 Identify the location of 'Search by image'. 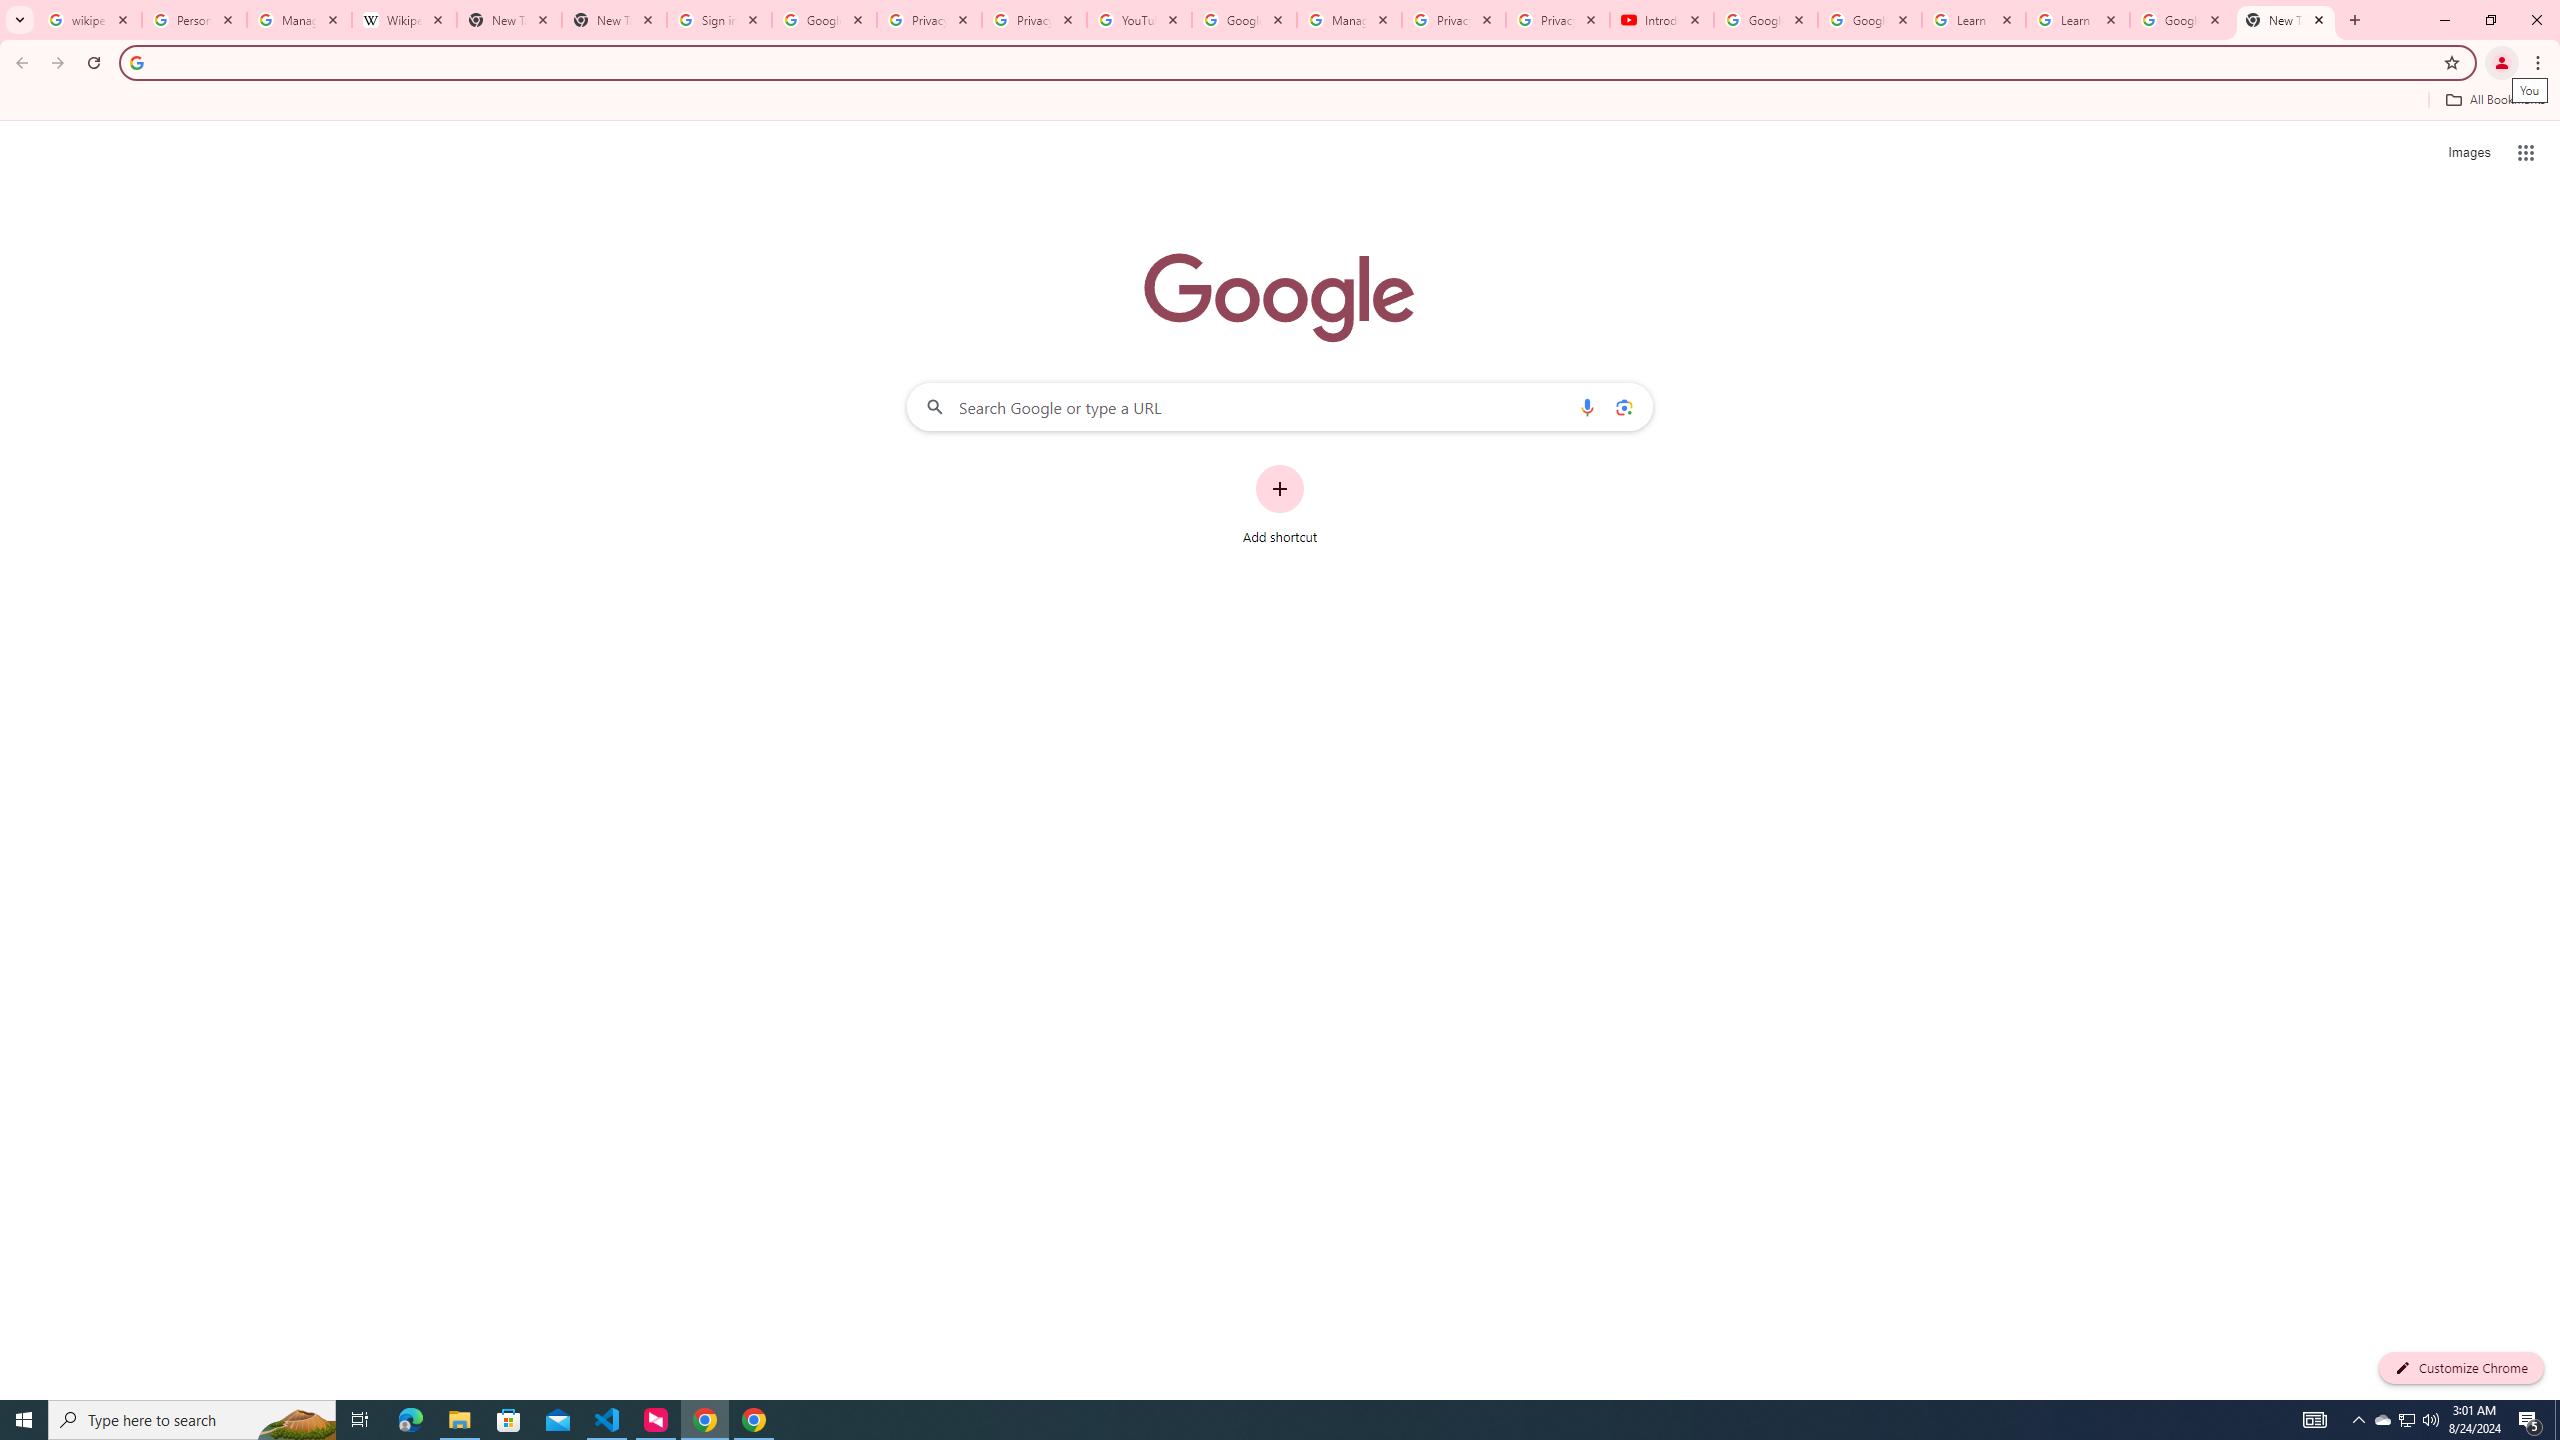
(1622, 405).